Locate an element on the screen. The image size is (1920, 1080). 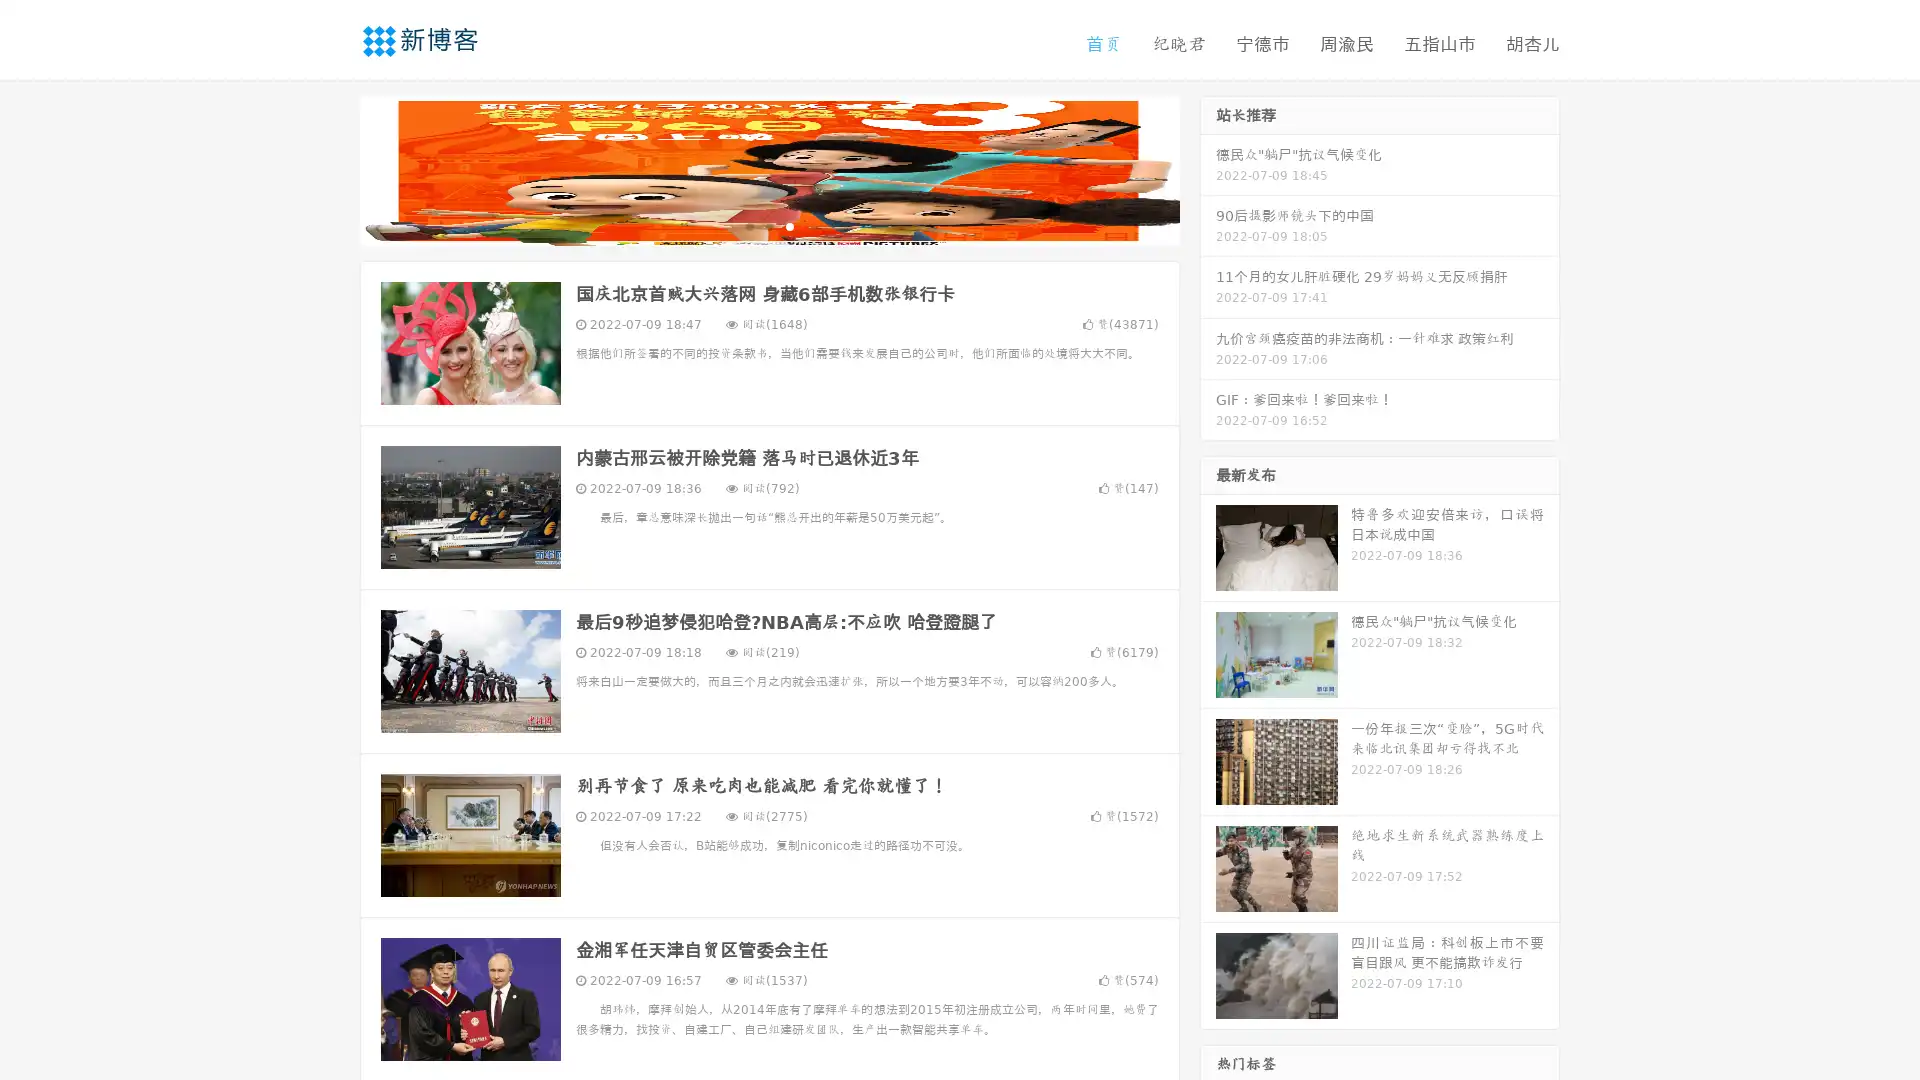
Go to slide 1 is located at coordinates (748, 225).